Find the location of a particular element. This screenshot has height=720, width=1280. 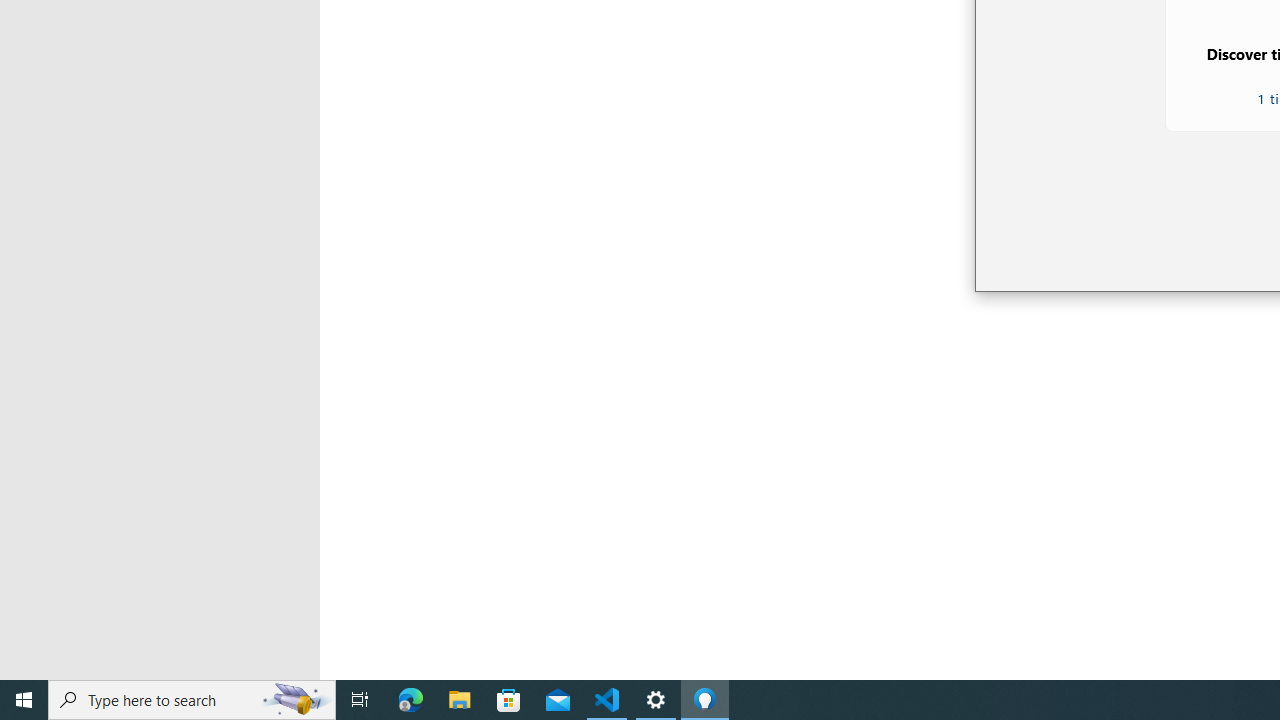

'Microsoft Edge' is located at coordinates (410, 698).